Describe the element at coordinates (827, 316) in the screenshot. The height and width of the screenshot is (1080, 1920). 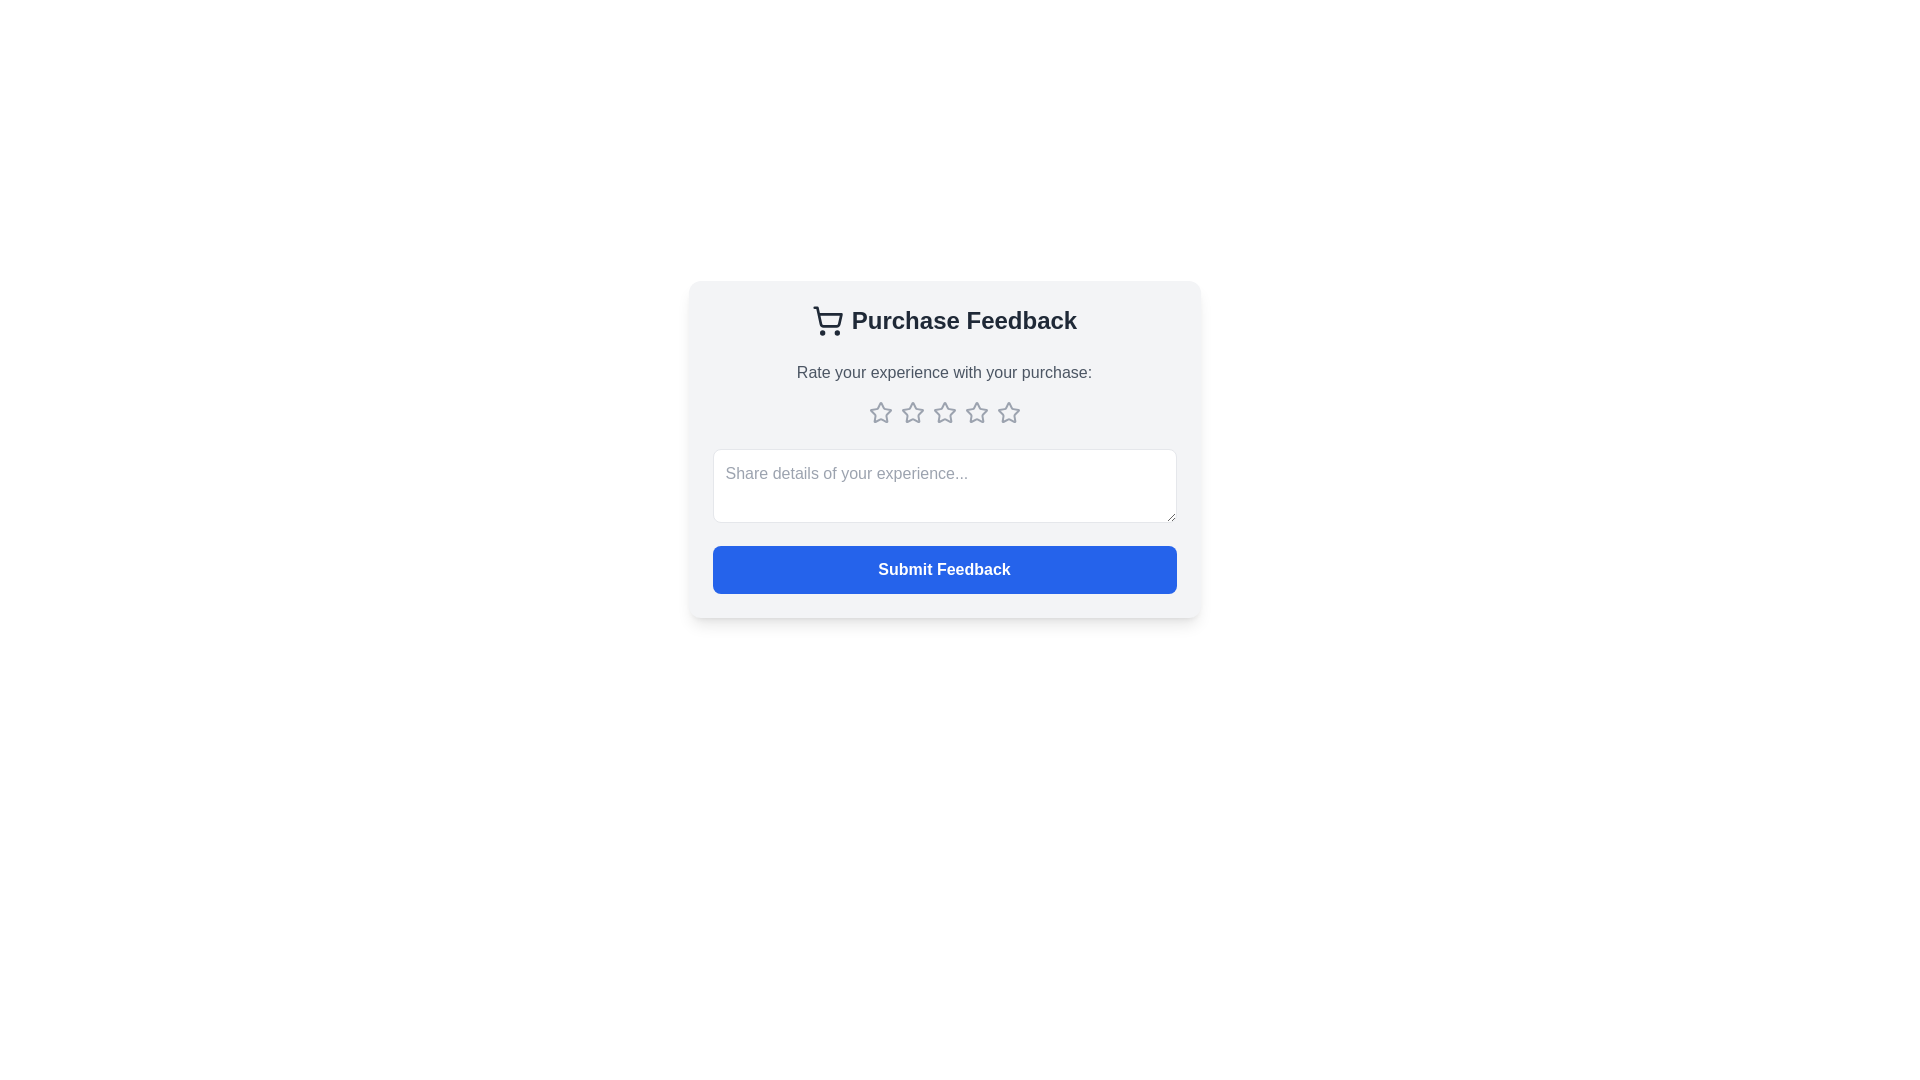
I see `the shopping cart icon, which is a minimalist outline style element featuring a rectangular basket and wheels, located near the 'Purchase Feedback' text in the interface header` at that location.